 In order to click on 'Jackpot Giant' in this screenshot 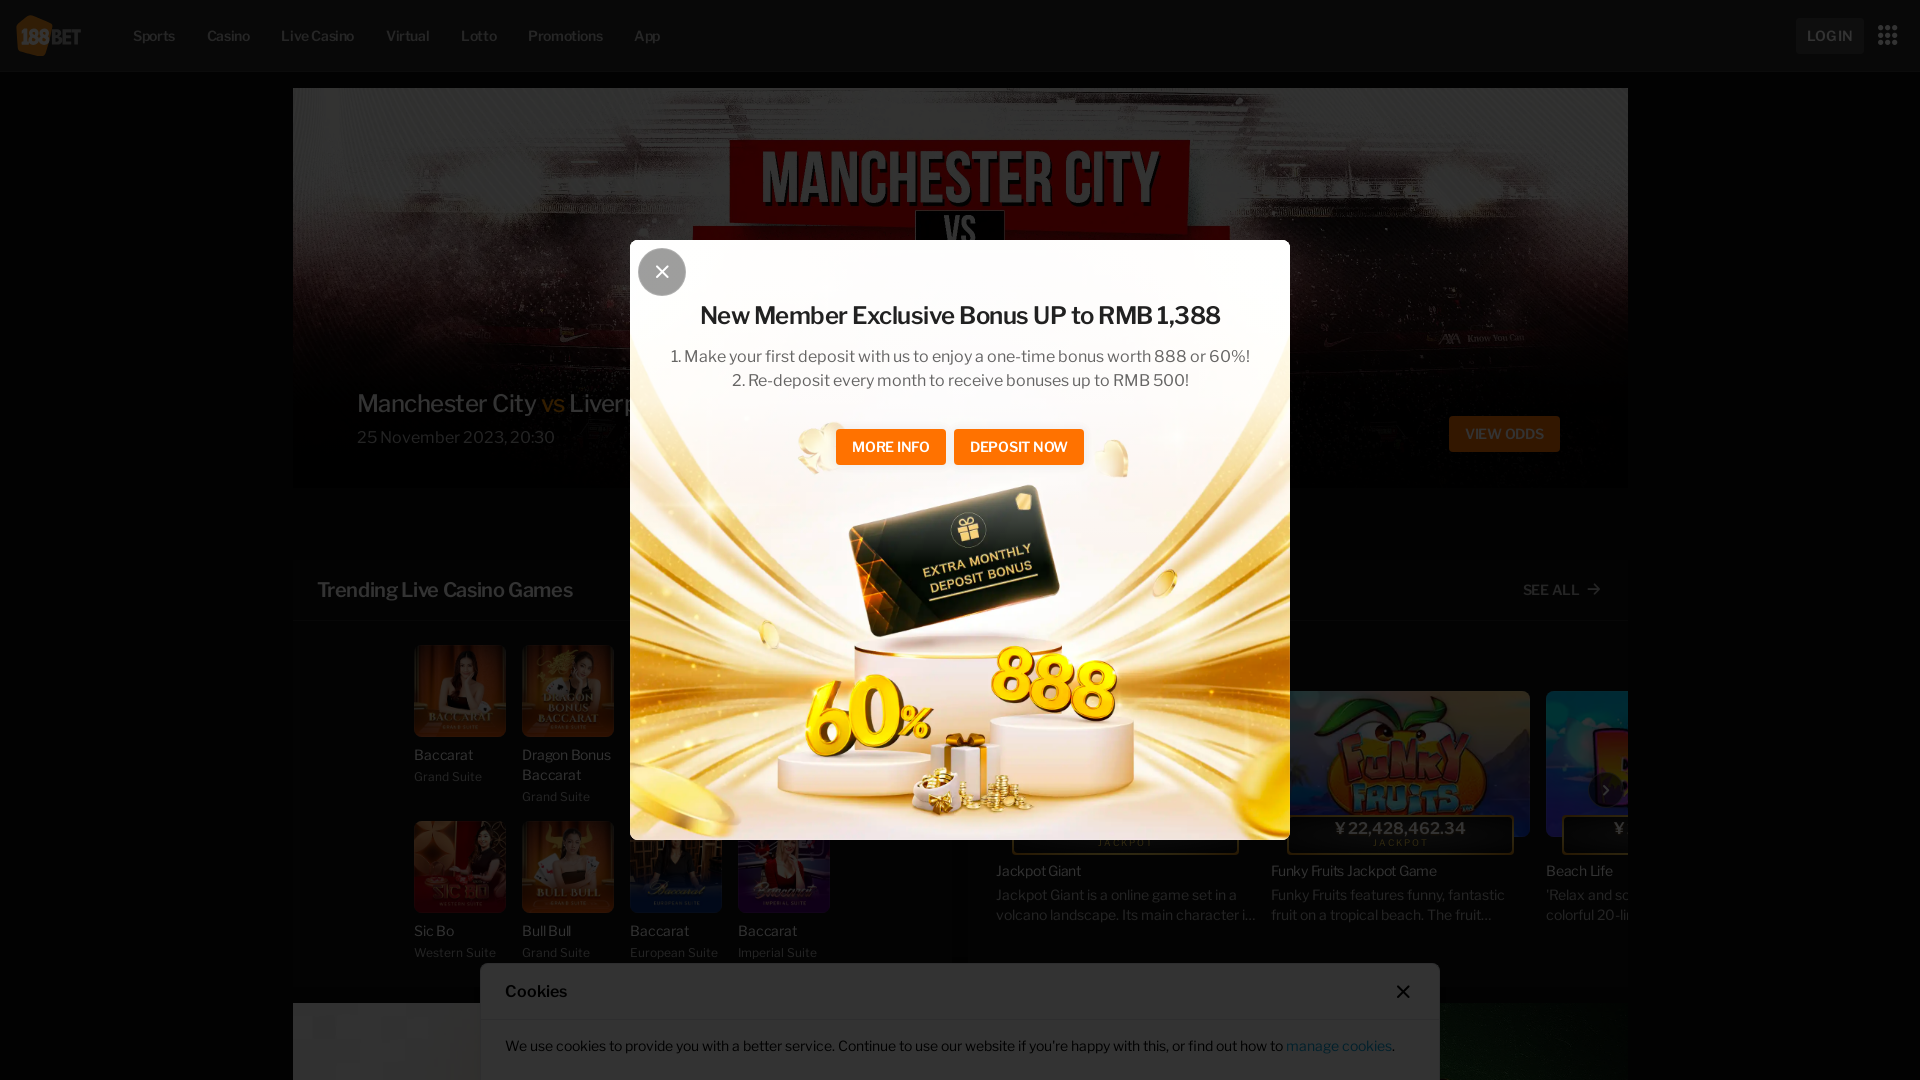, I will do `click(1125, 763)`.